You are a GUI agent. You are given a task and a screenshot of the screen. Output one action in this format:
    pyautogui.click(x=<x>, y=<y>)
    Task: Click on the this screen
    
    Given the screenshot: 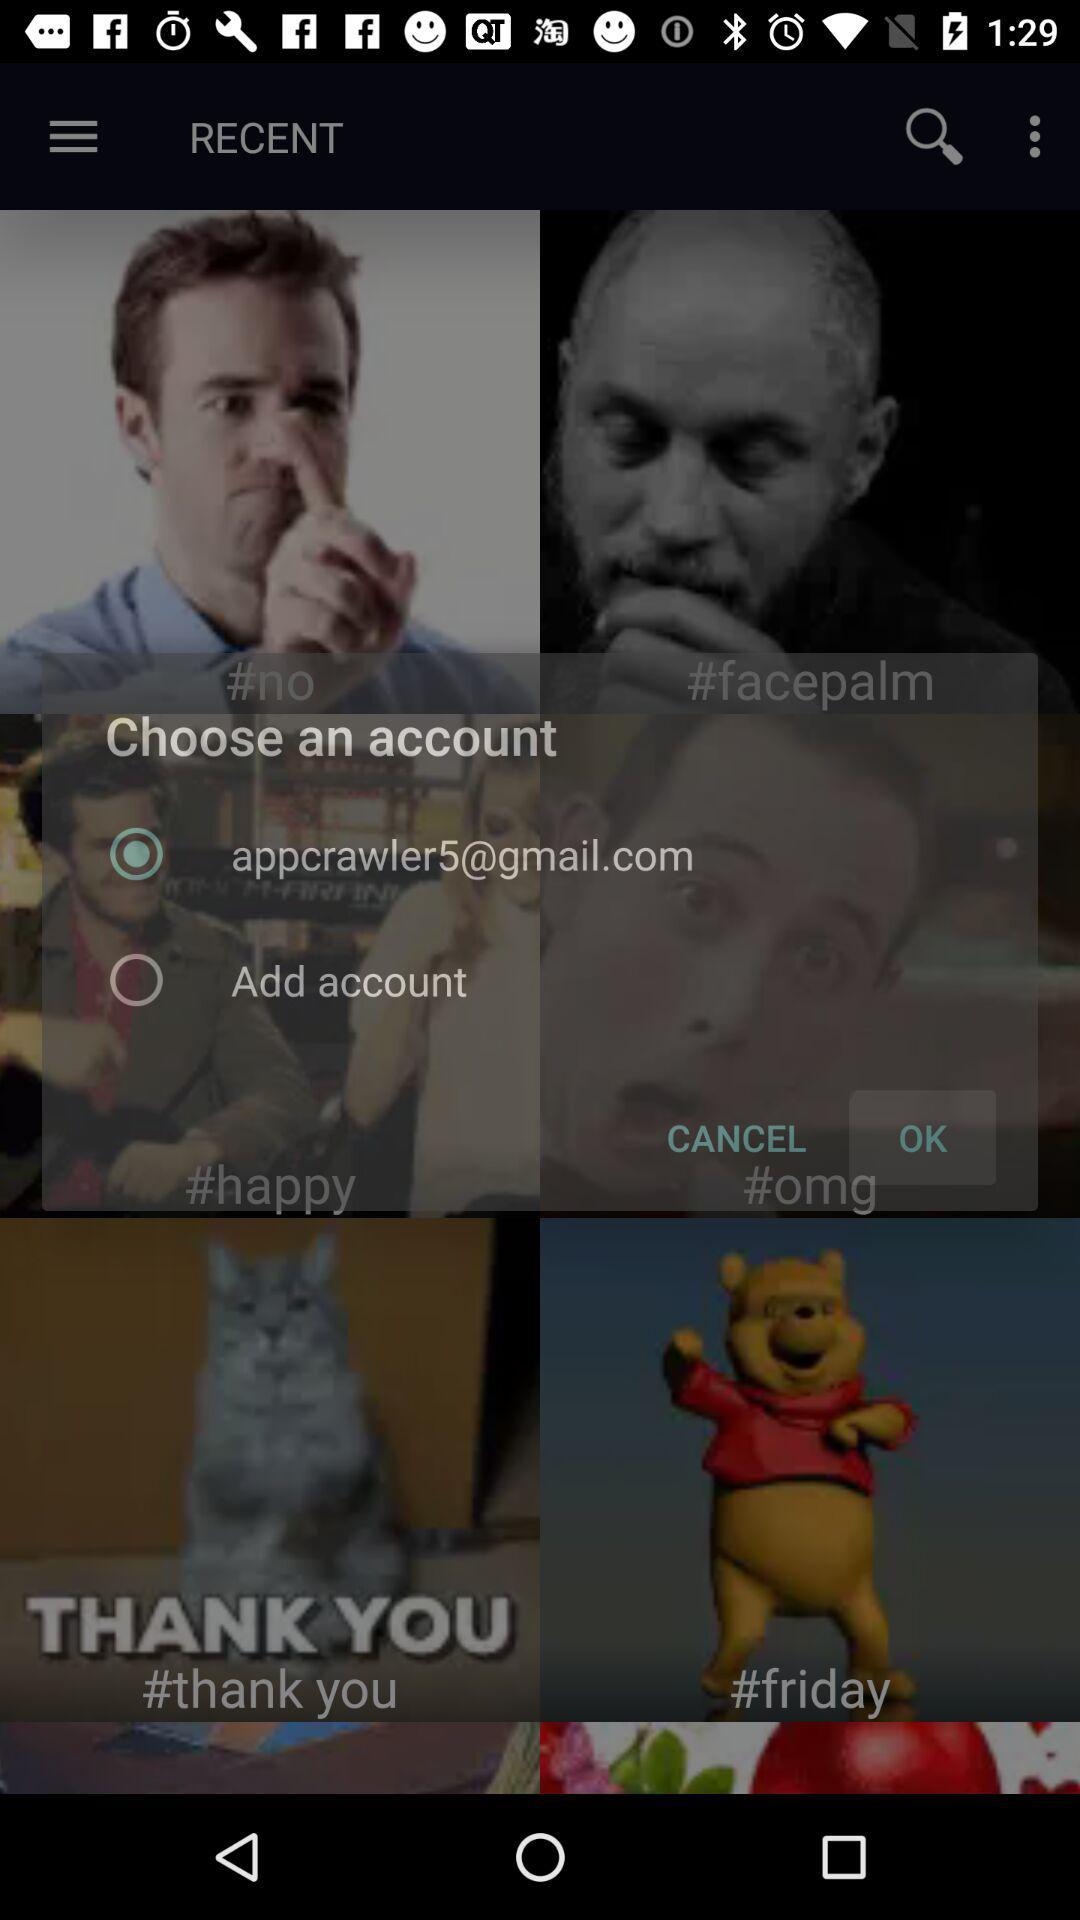 What is the action you would take?
    pyautogui.click(x=810, y=965)
    